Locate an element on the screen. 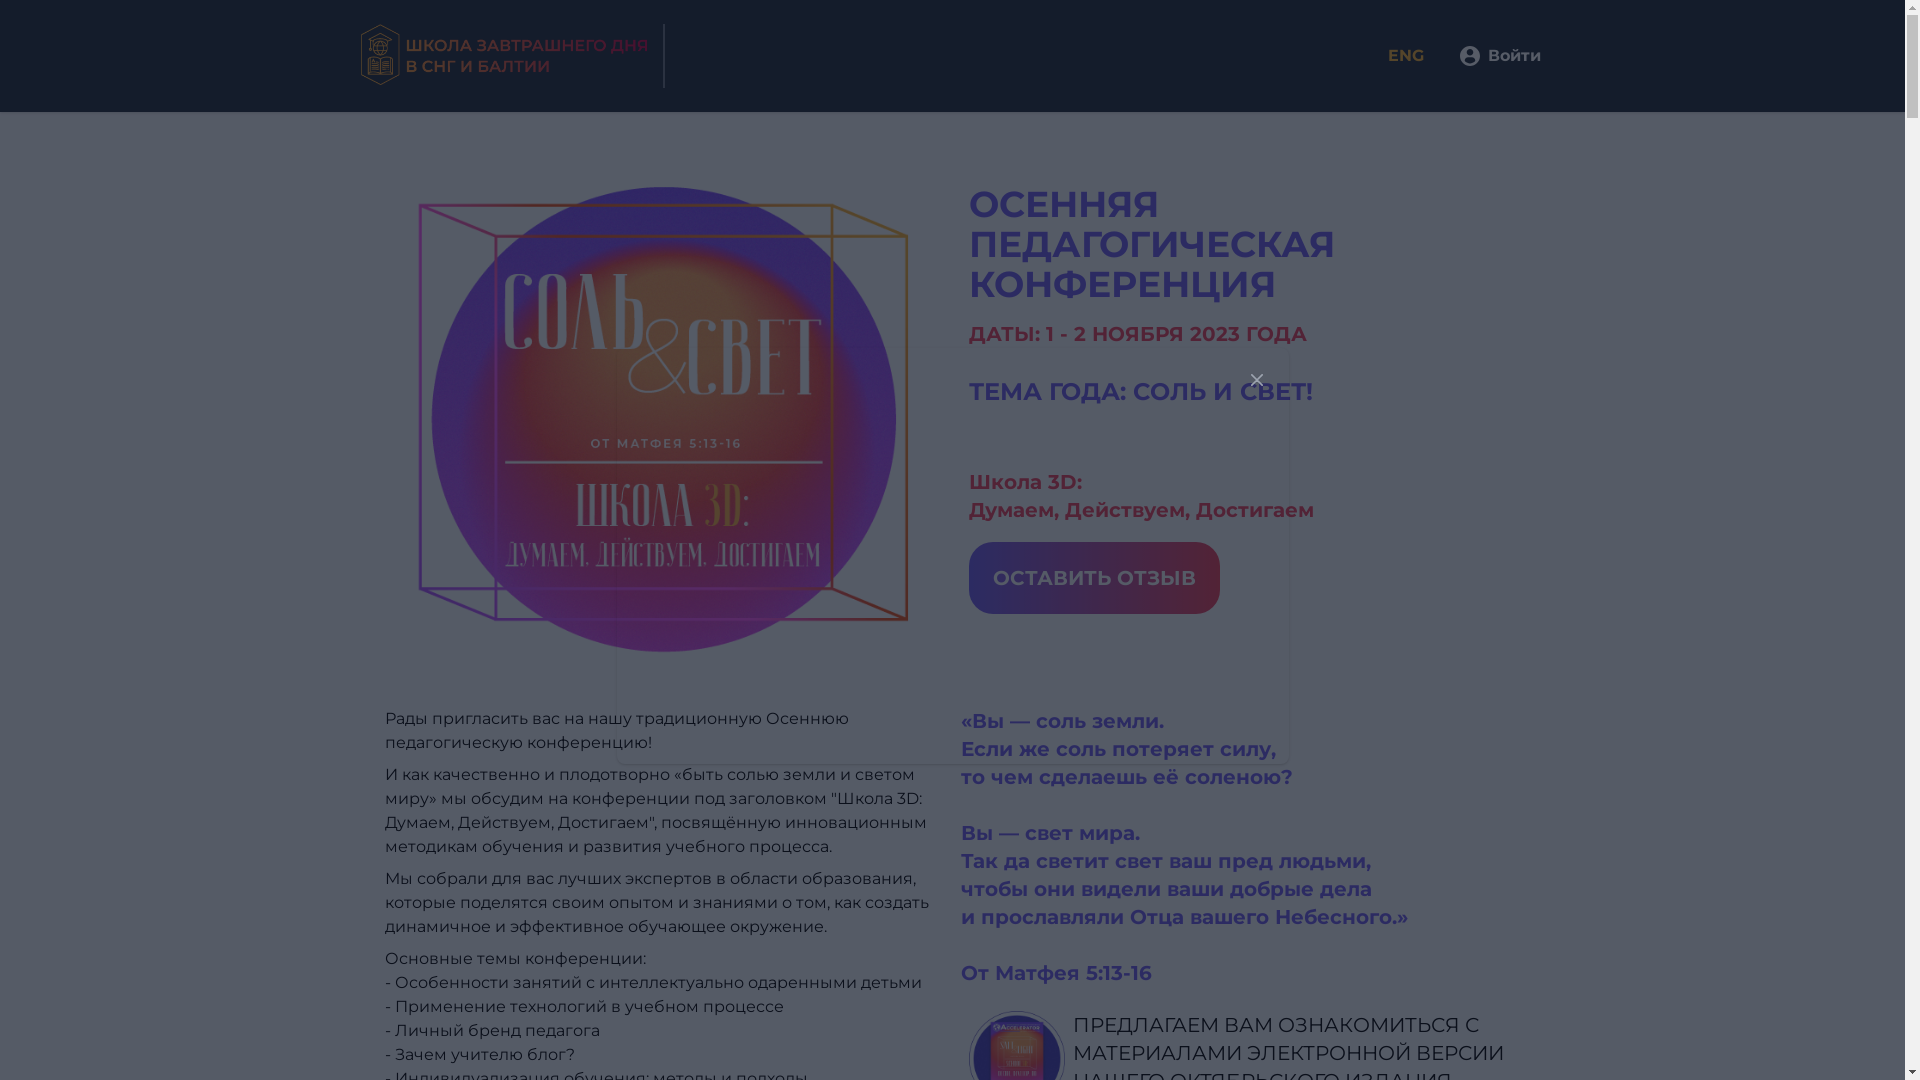  'ENG' is located at coordinates (1419, 55).